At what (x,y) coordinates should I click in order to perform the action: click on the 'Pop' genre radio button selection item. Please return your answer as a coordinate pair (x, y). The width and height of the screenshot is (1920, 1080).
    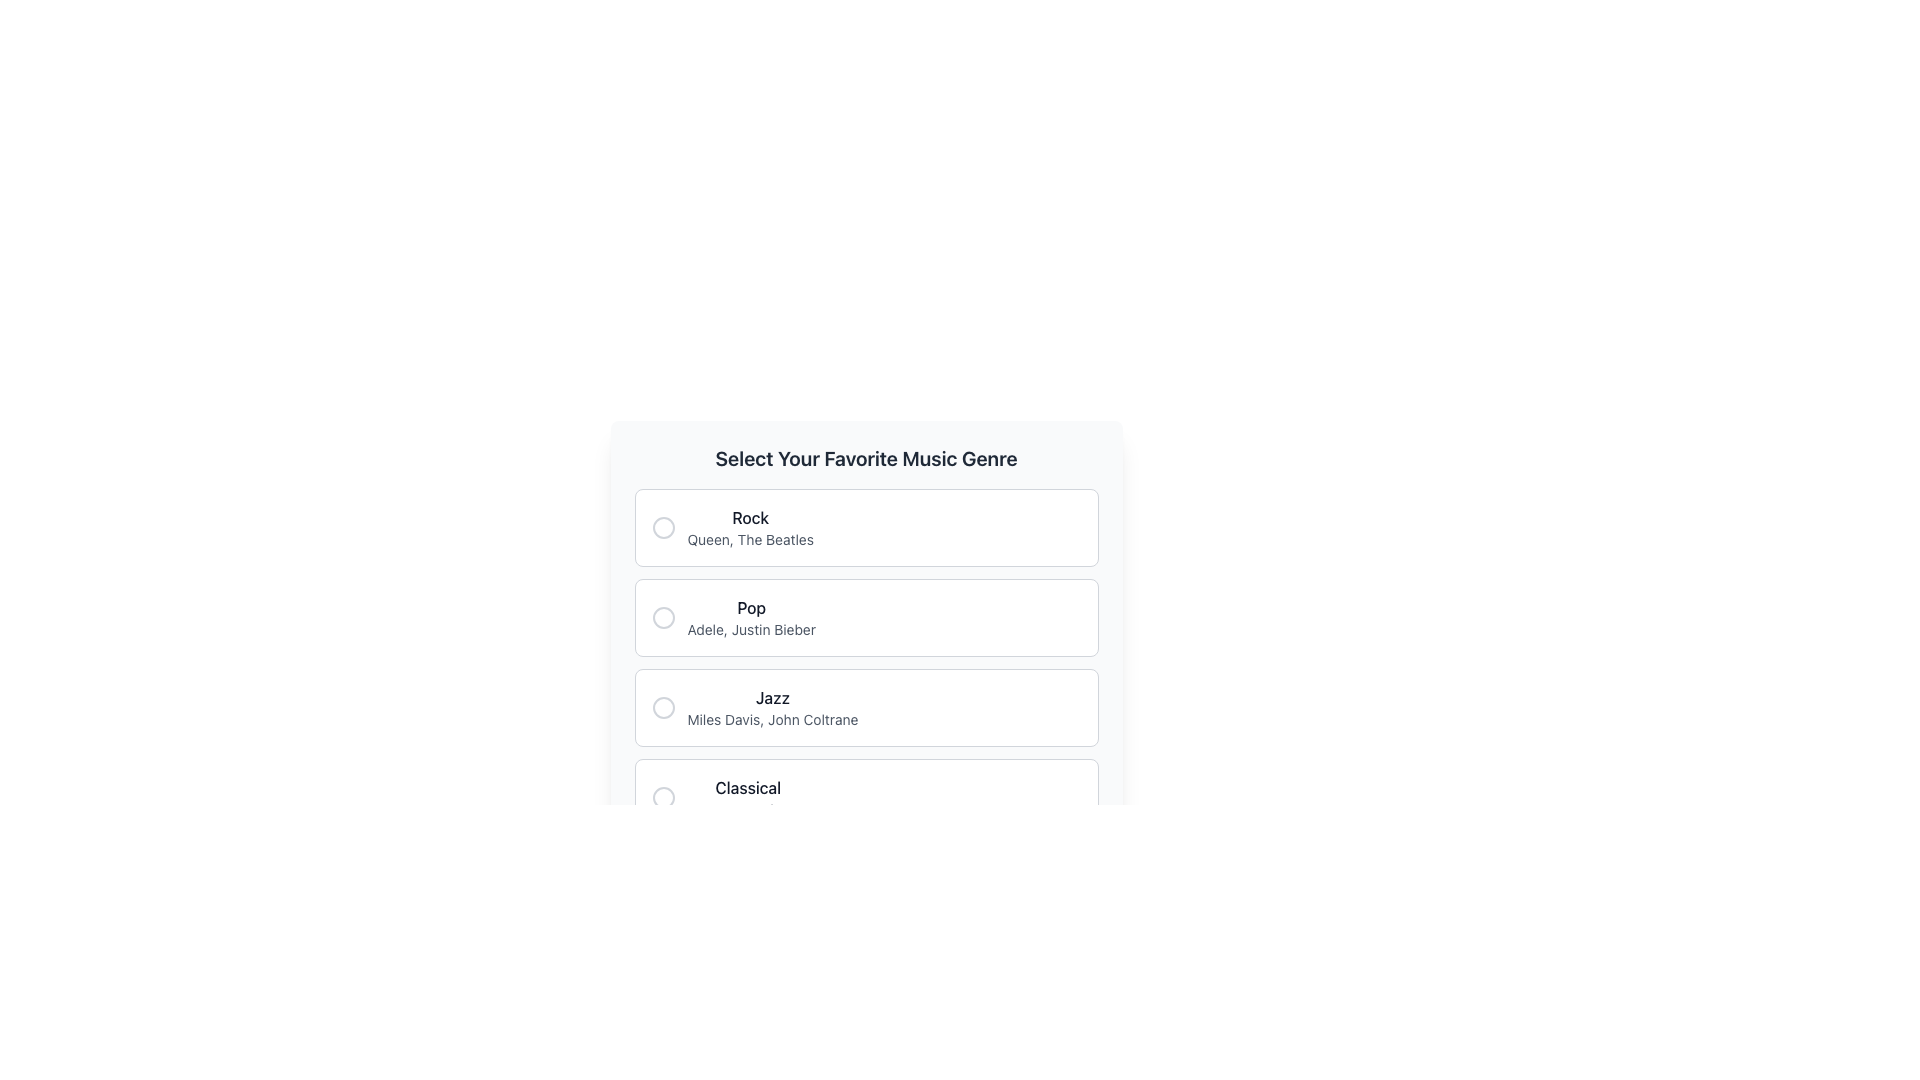
    Looking at the image, I should click on (866, 616).